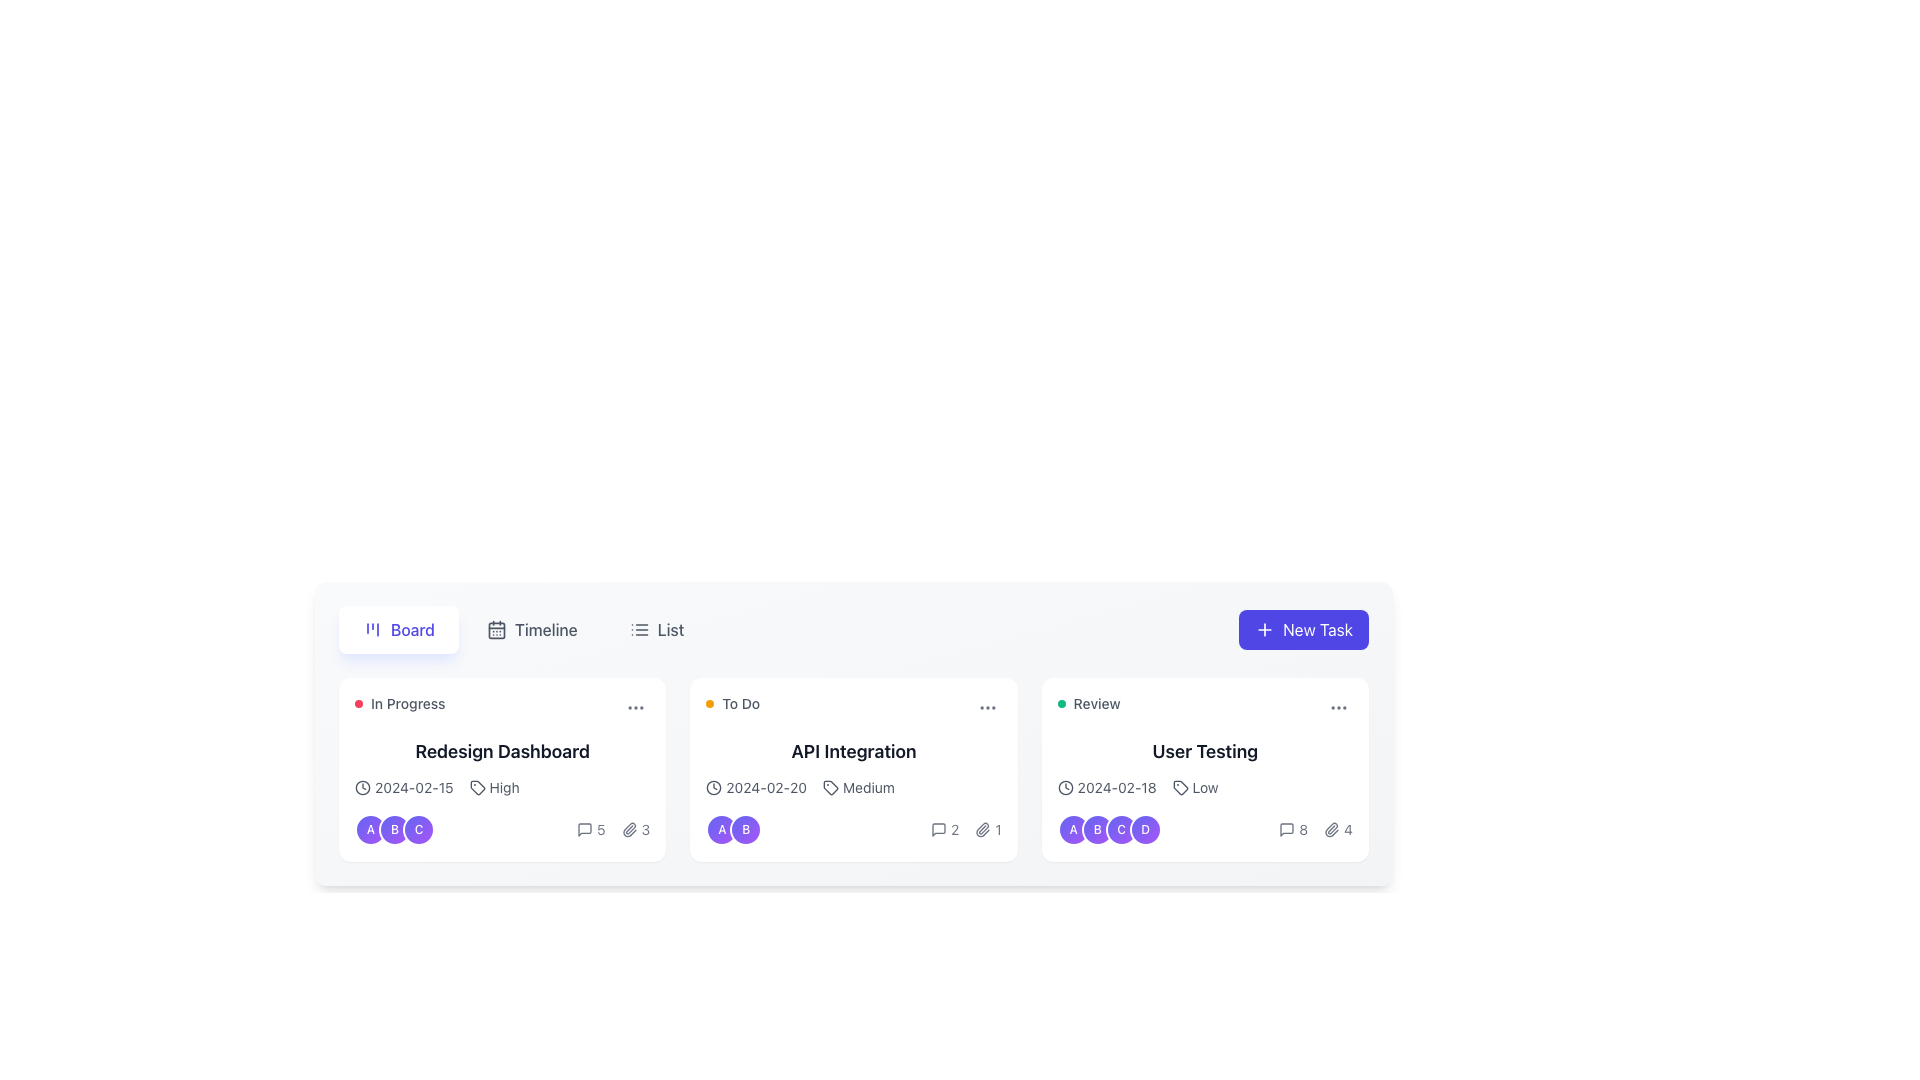 This screenshot has height=1080, width=1920. I want to click on the 'List' text label in the navigation menu, so click(671, 628).